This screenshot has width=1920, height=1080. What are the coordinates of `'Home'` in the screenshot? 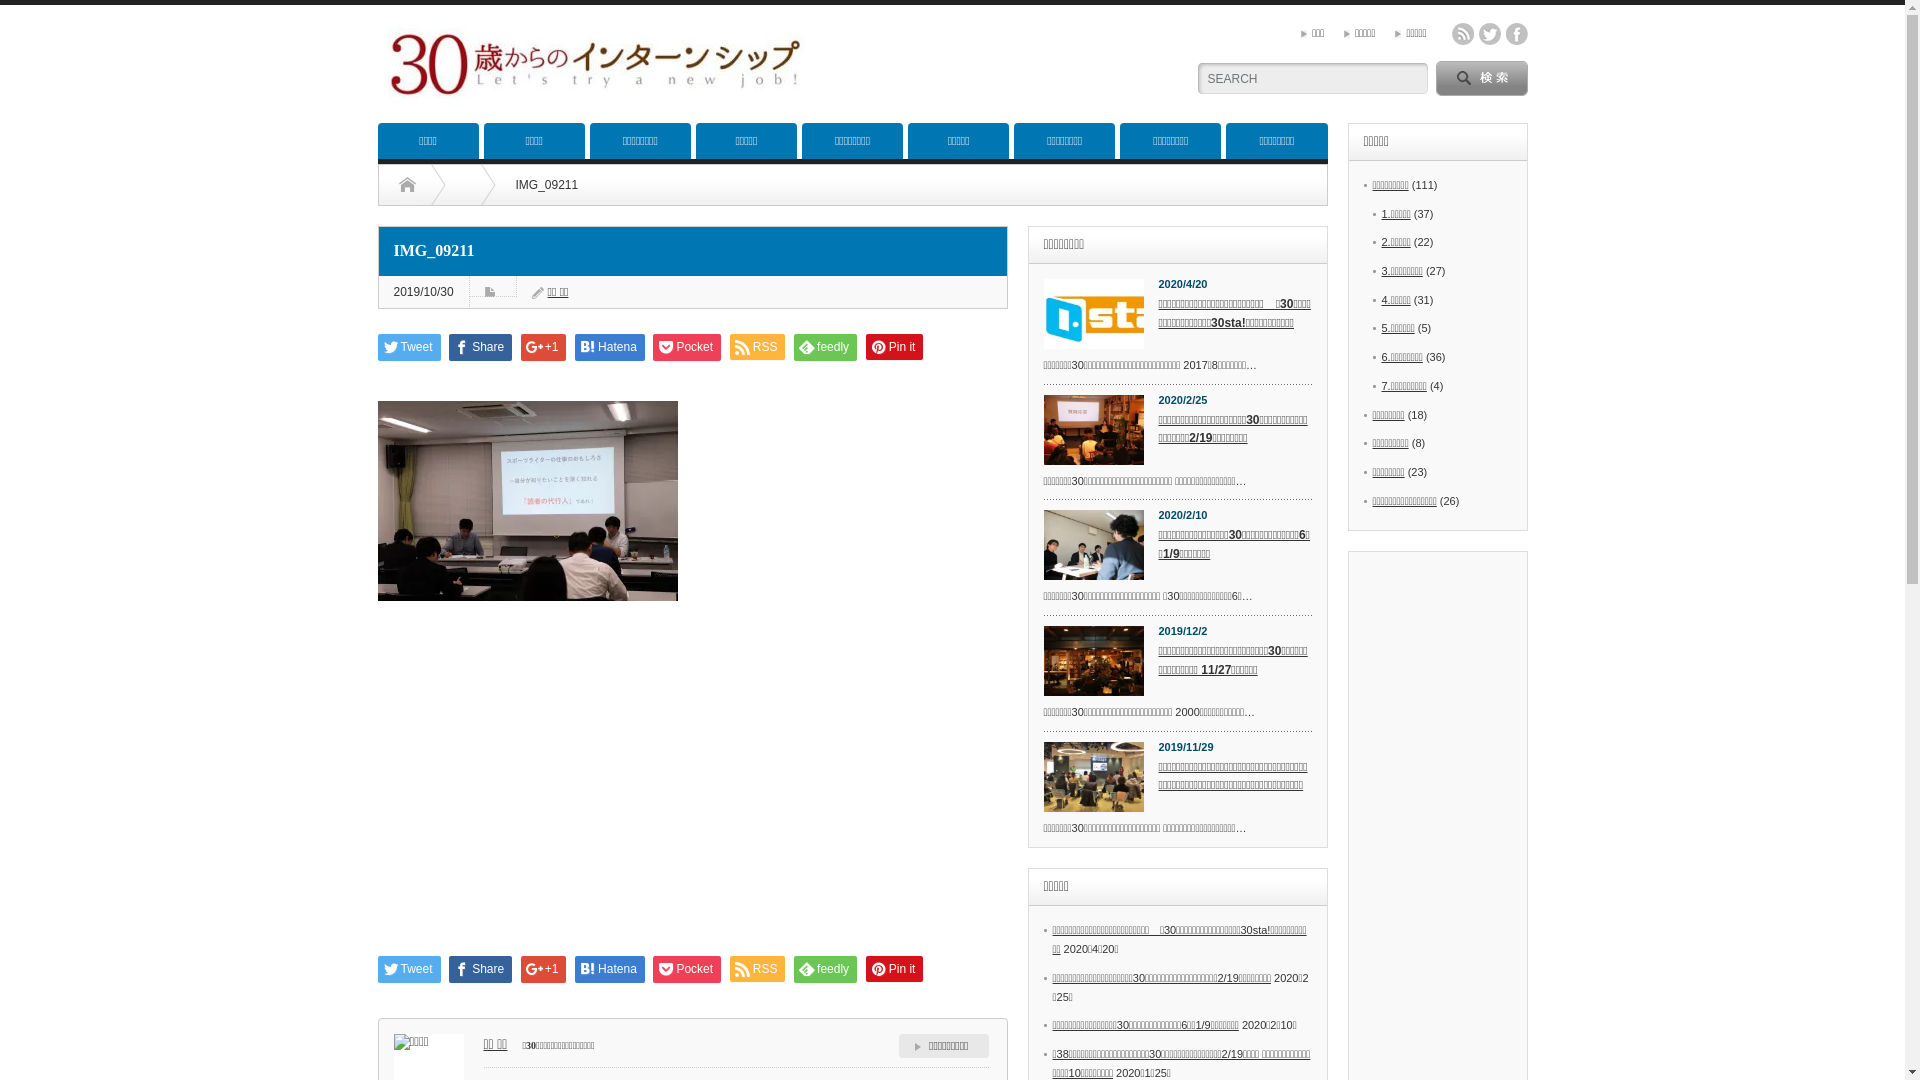 It's located at (405, 185).